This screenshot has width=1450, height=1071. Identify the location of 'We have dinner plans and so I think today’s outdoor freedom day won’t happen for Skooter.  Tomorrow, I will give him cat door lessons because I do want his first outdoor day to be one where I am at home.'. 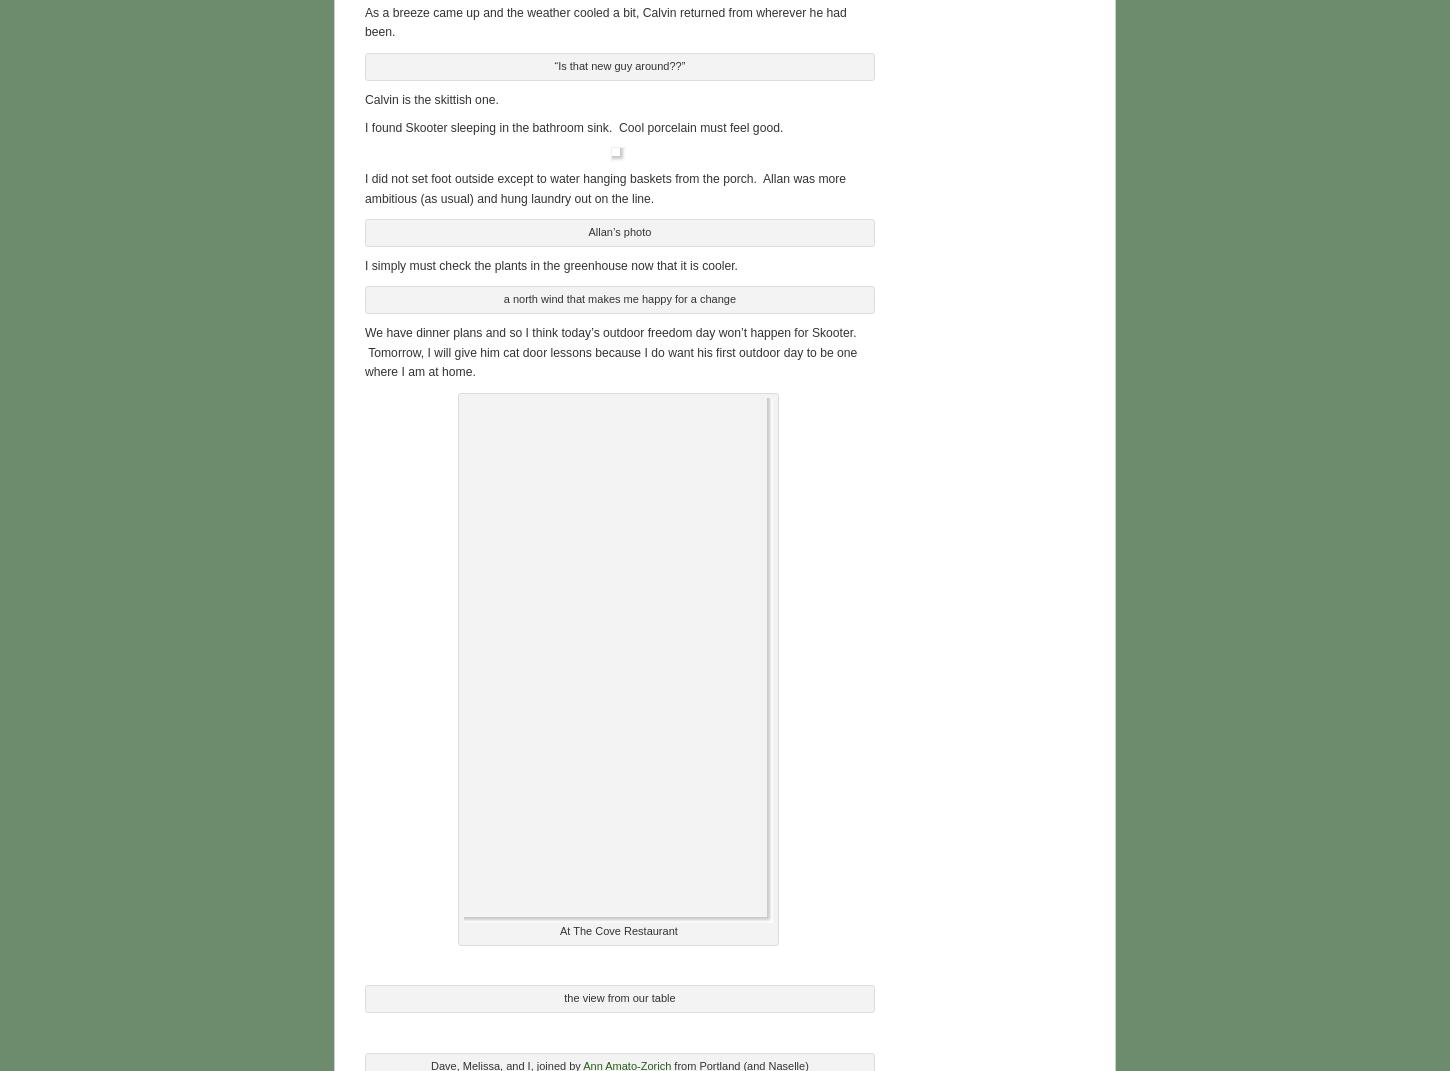
(610, 349).